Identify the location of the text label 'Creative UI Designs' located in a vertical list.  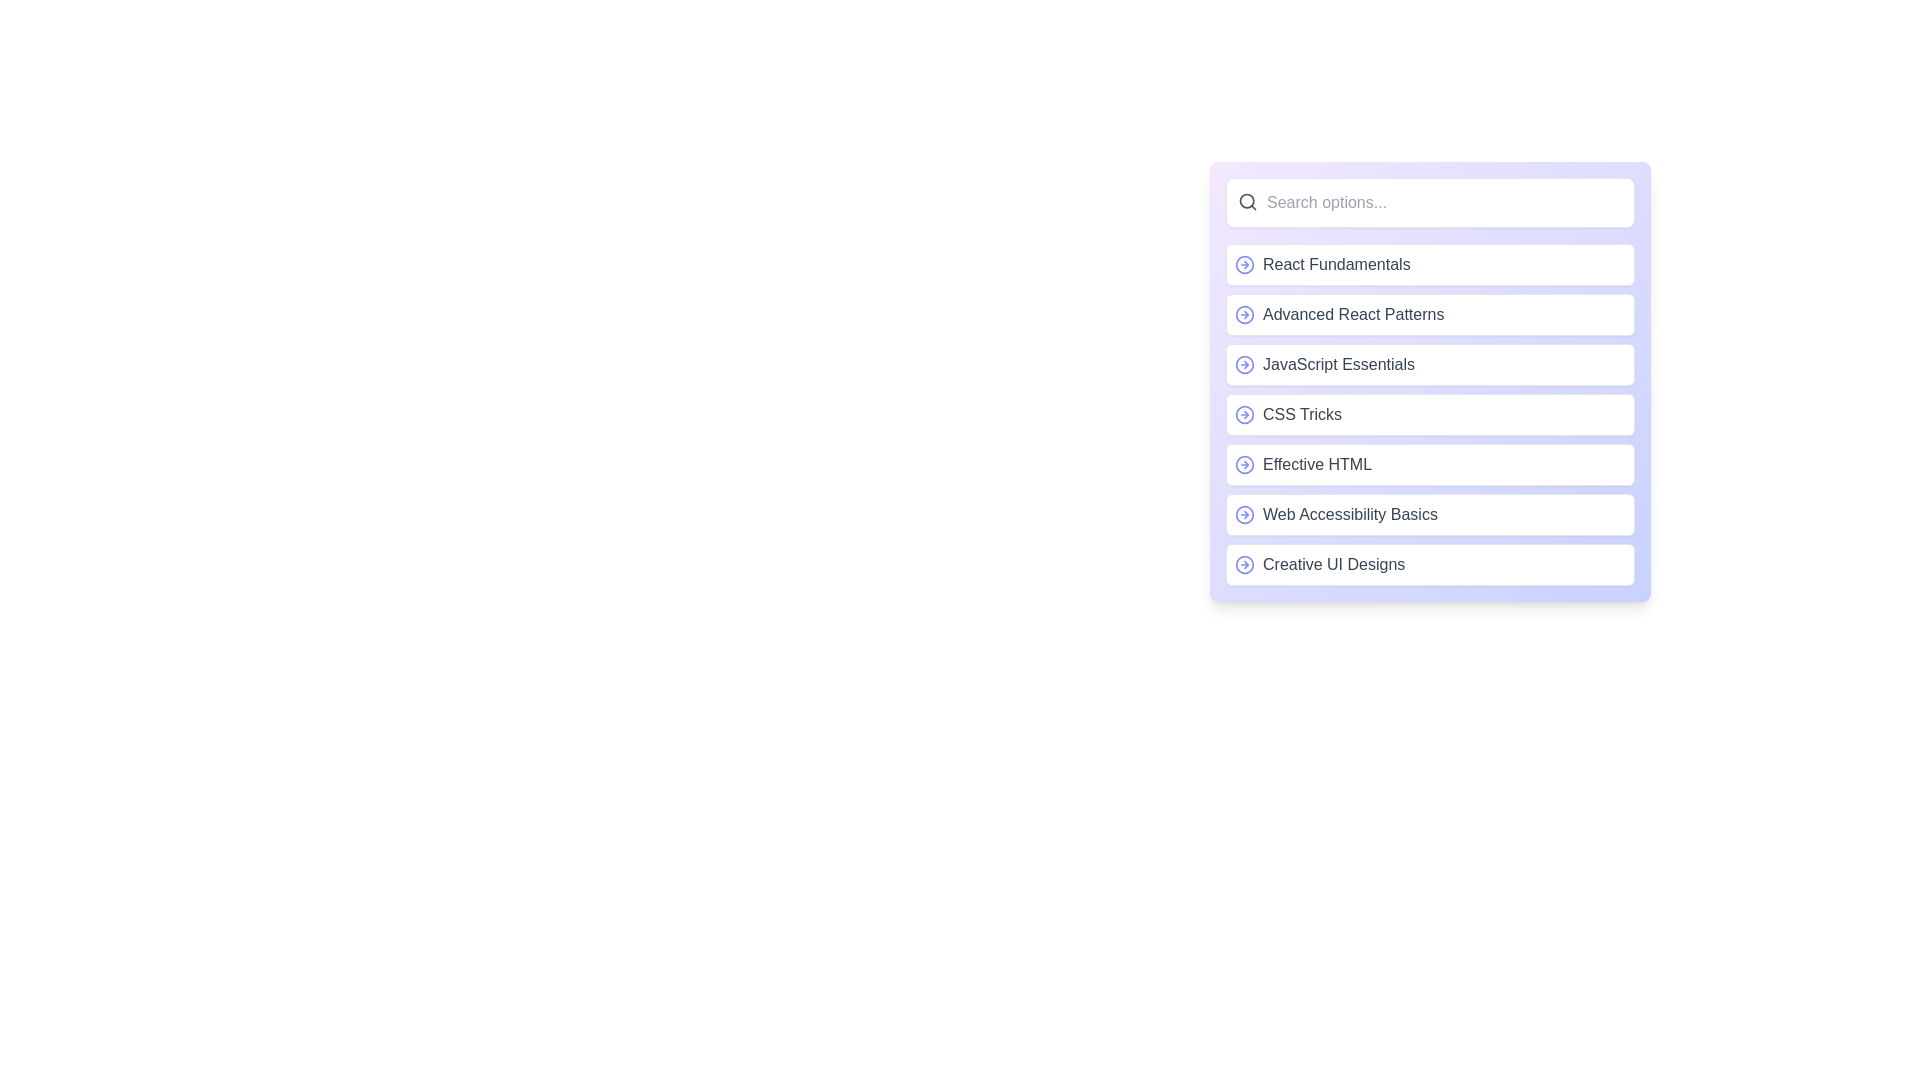
(1334, 564).